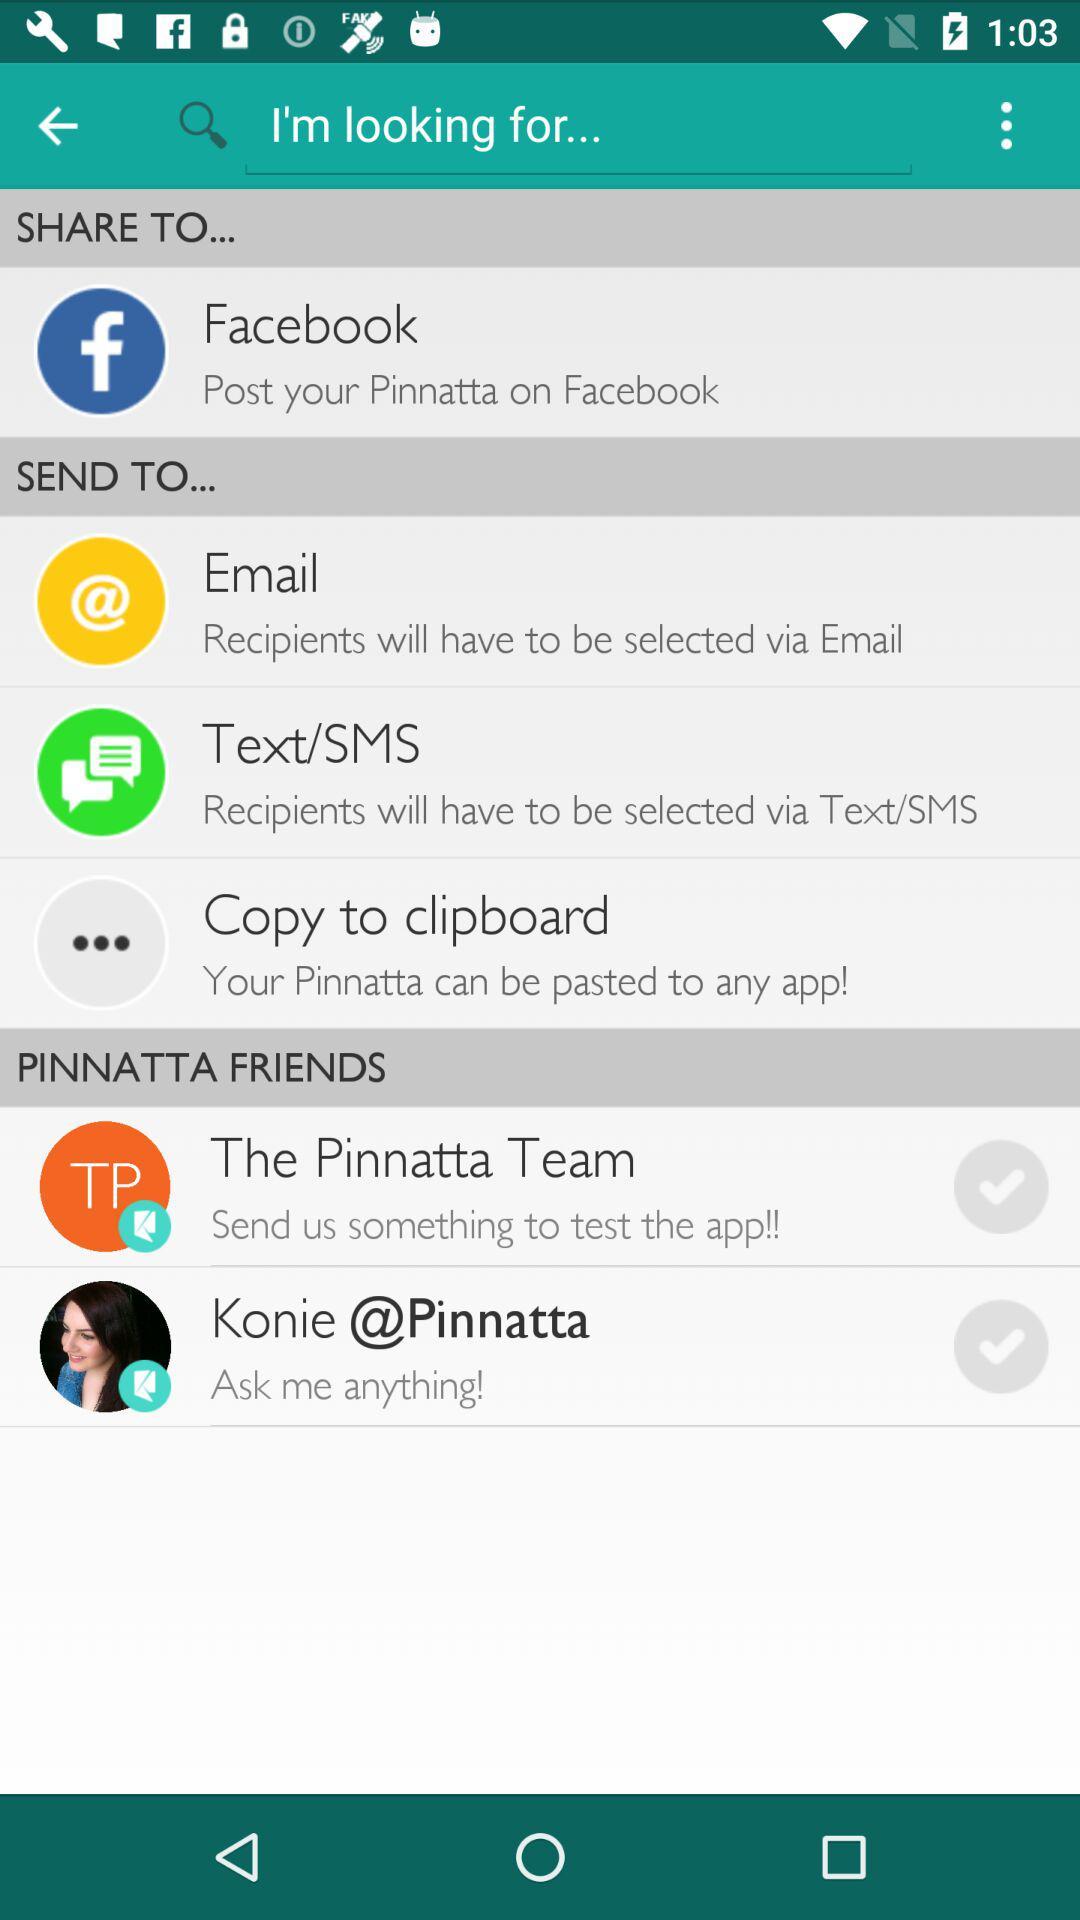 This screenshot has height=1920, width=1080. I want to click on the konie pinnatta ask item, so click(566, 1346).